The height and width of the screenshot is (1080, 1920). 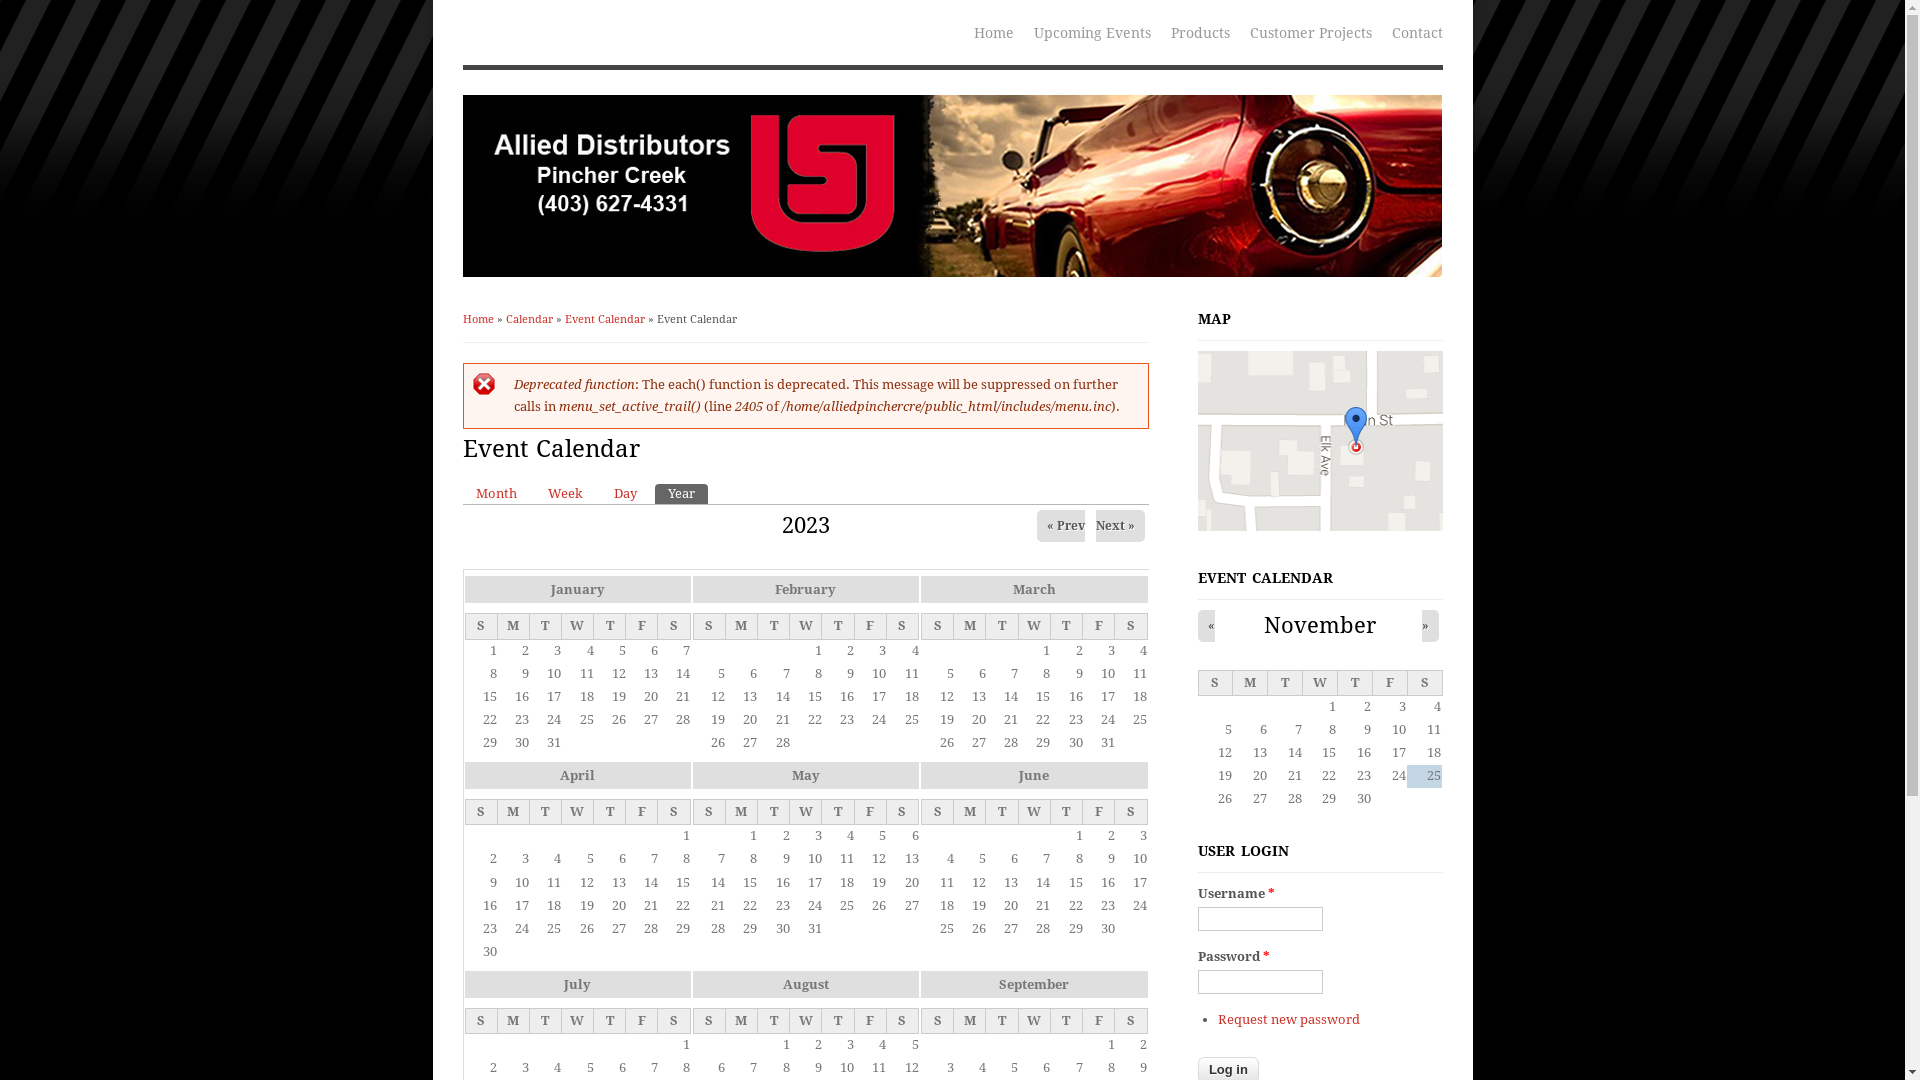 I want to click on 'Contact', so click(x=1416, y=31).